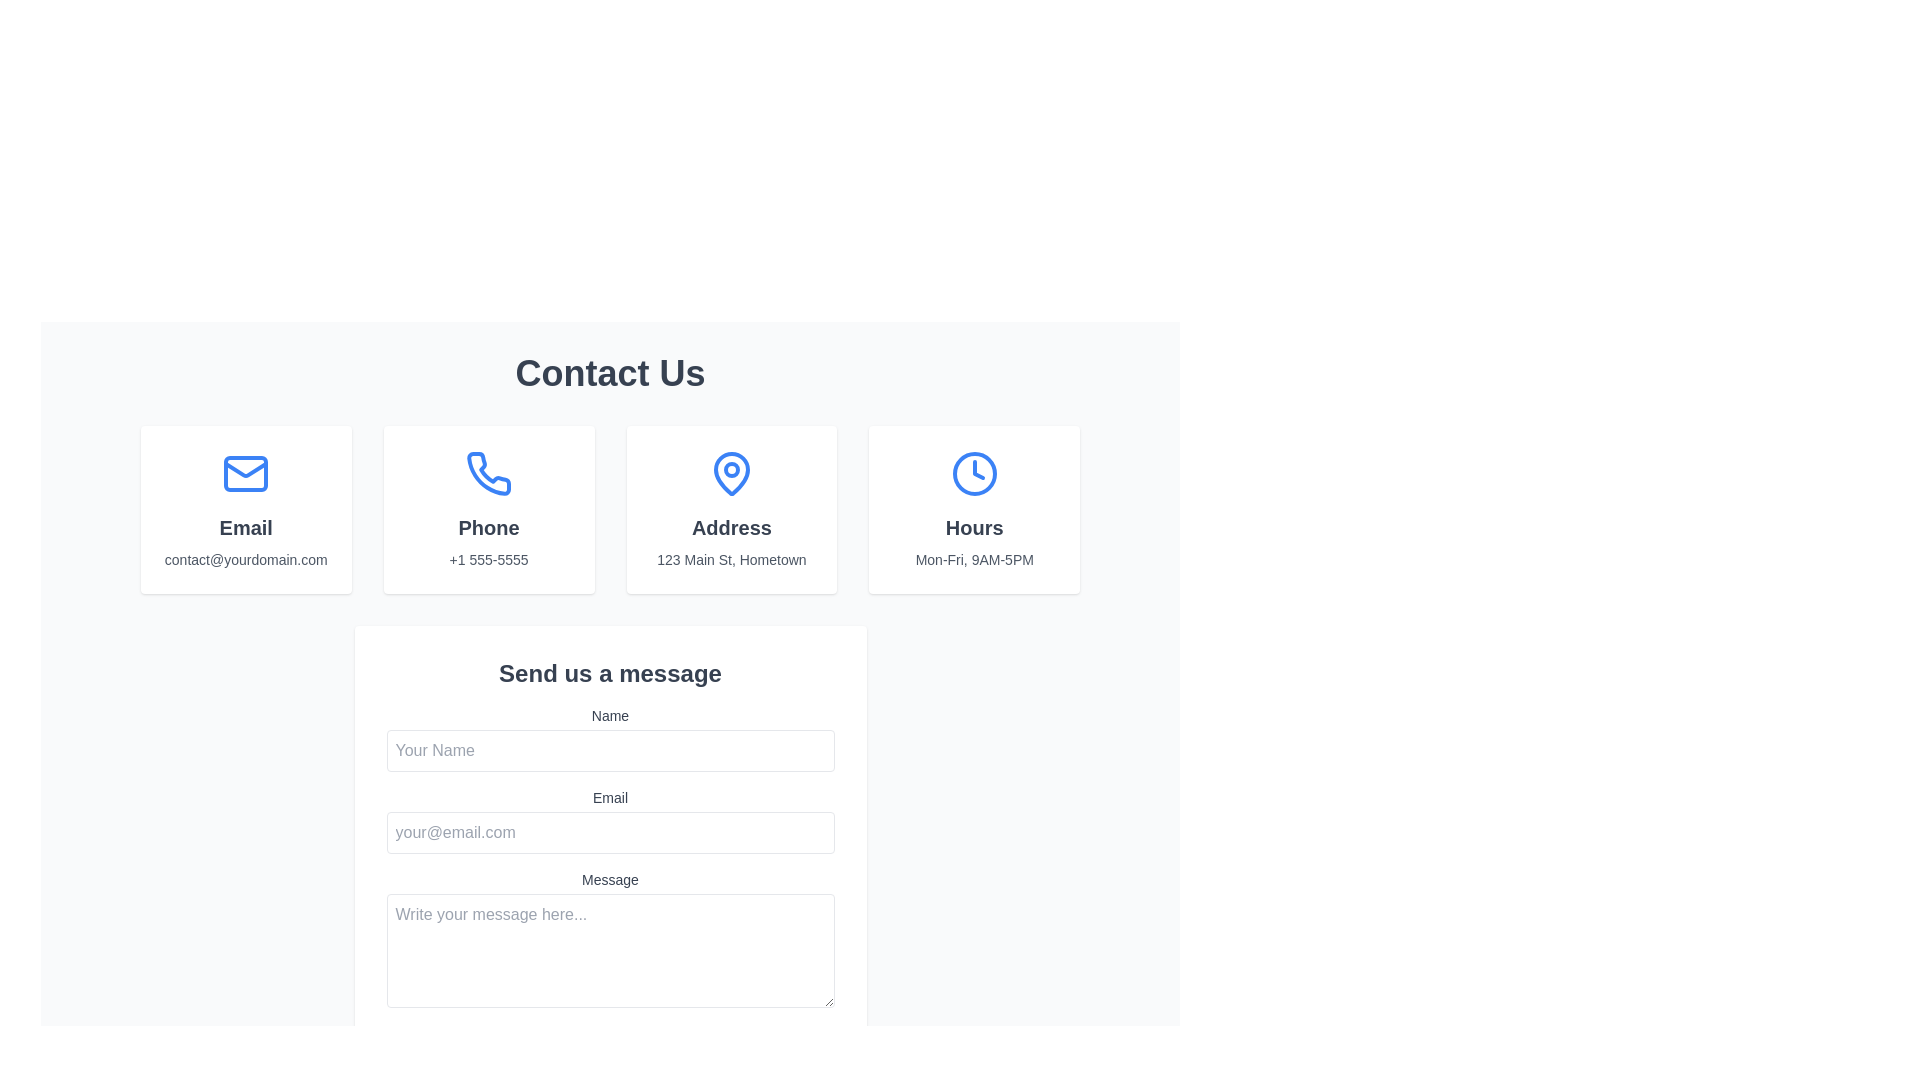  Describe the element at coordinates (730, 527) in the screenshot. I see `the Text label that provides context for the location information, positioned below the circular pin icon and above the address '123 Main St, Hometown' in the center section of the grid under 'Contact Us'` at that location.